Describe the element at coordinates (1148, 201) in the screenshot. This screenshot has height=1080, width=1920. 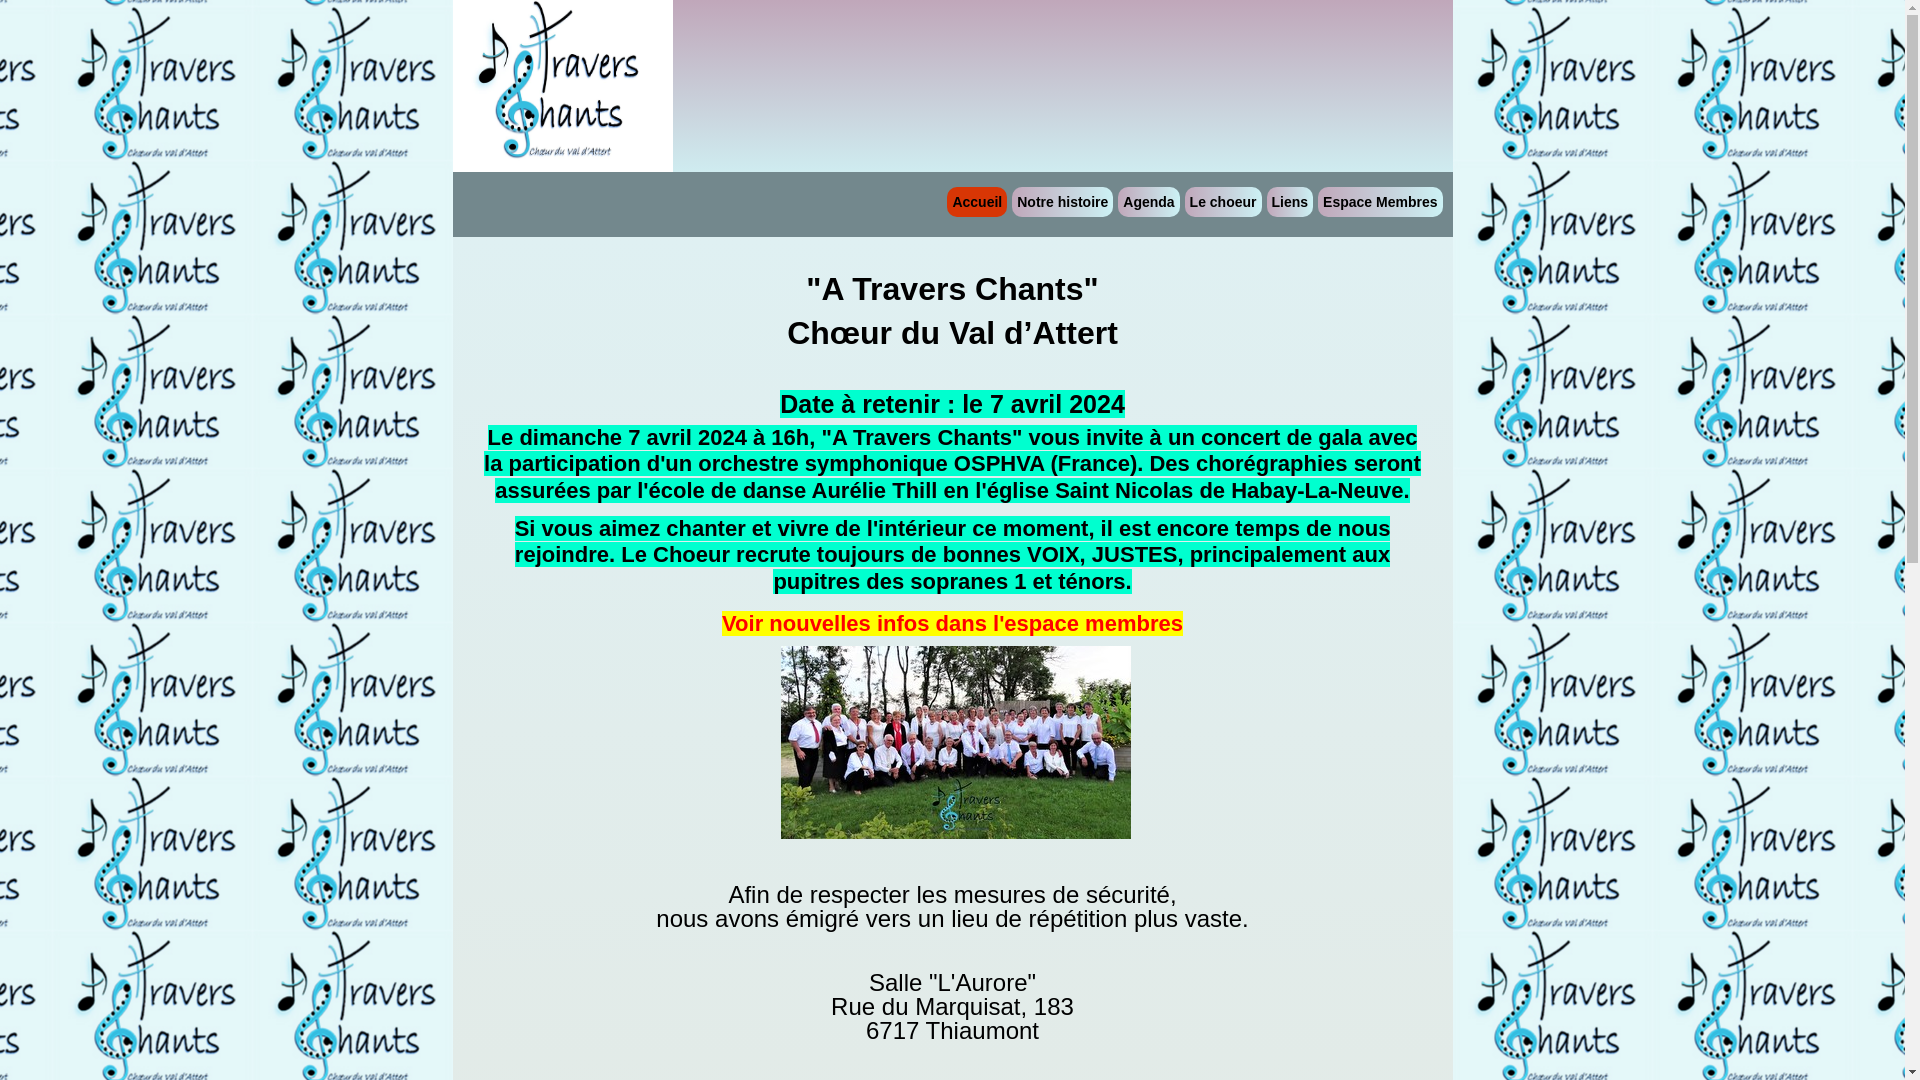
I see `'Agenda'` at that location.